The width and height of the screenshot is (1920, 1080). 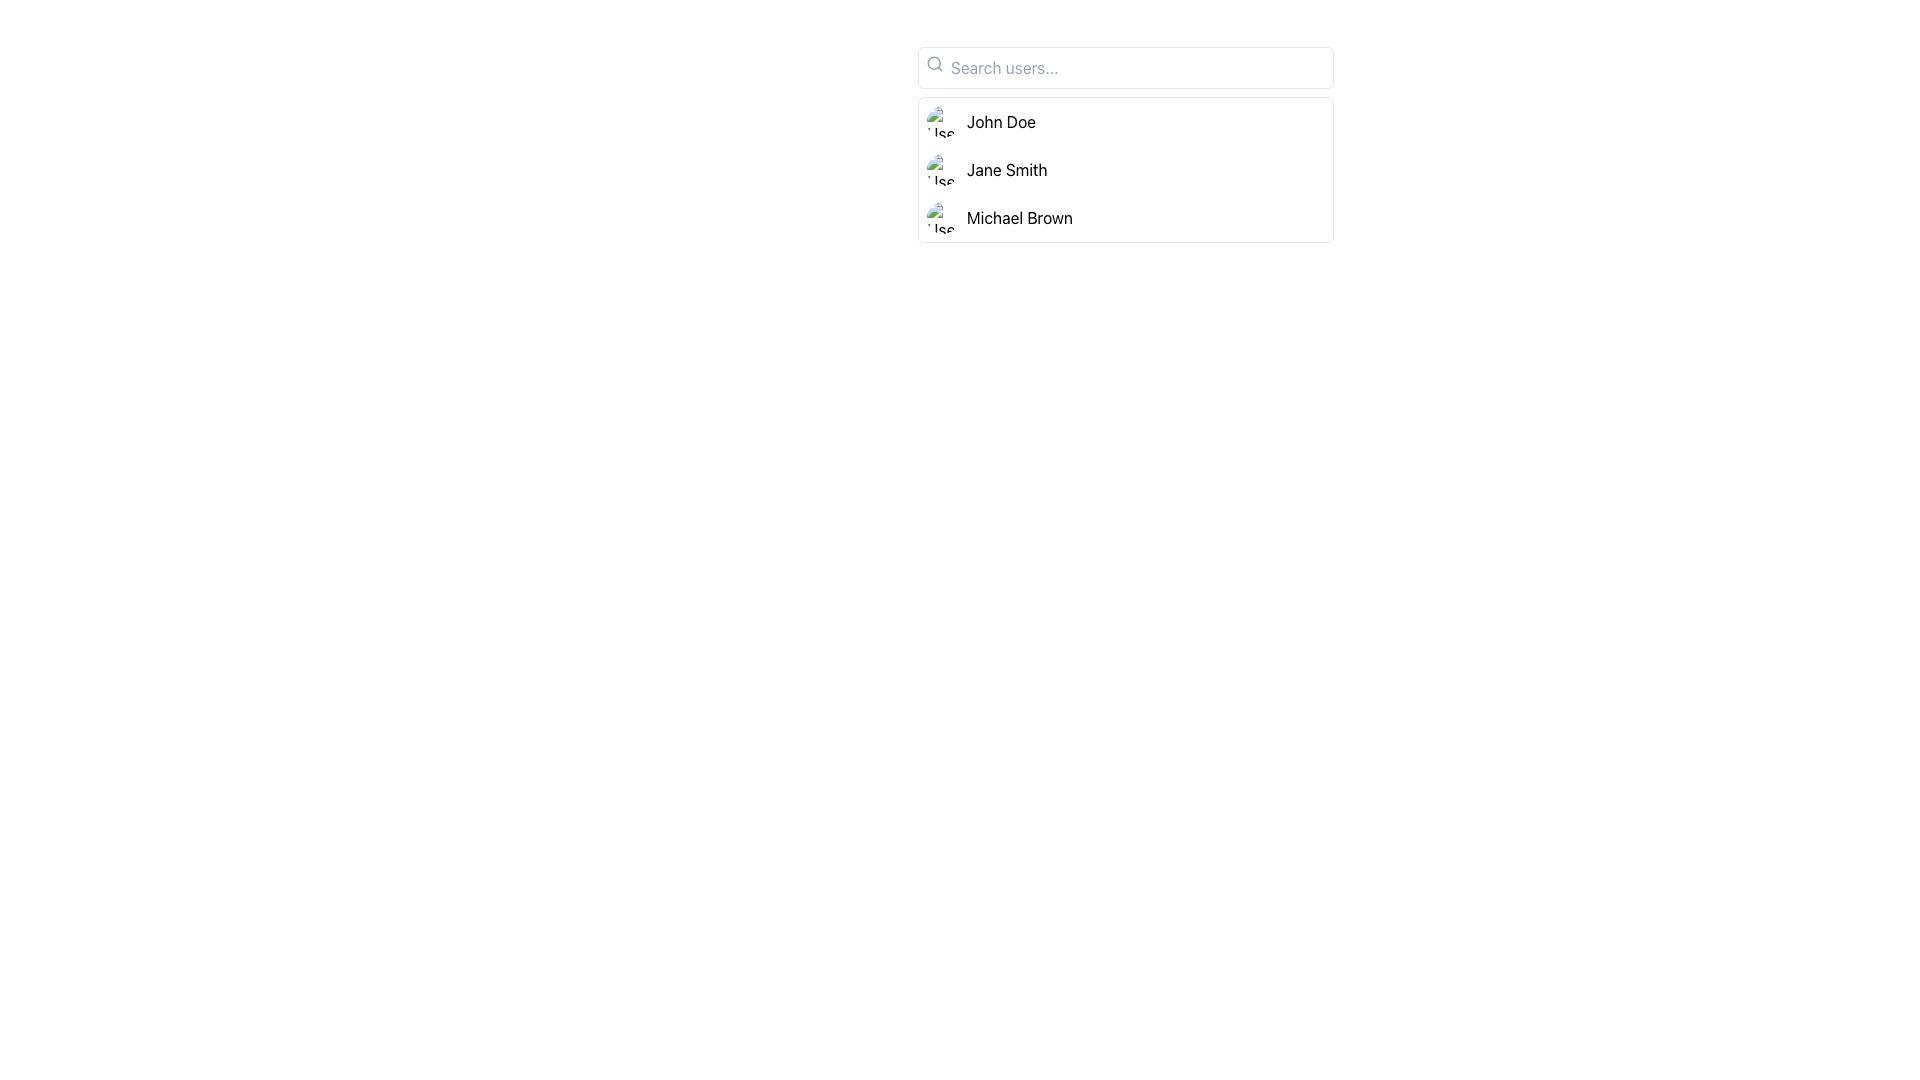 What do you see at coordinates (934, 63) in the screenshot?
I see `the search icon located at the top-left corner of the search bar component, which indicates the purpose of the search input field` at bounding box center [934, 63].